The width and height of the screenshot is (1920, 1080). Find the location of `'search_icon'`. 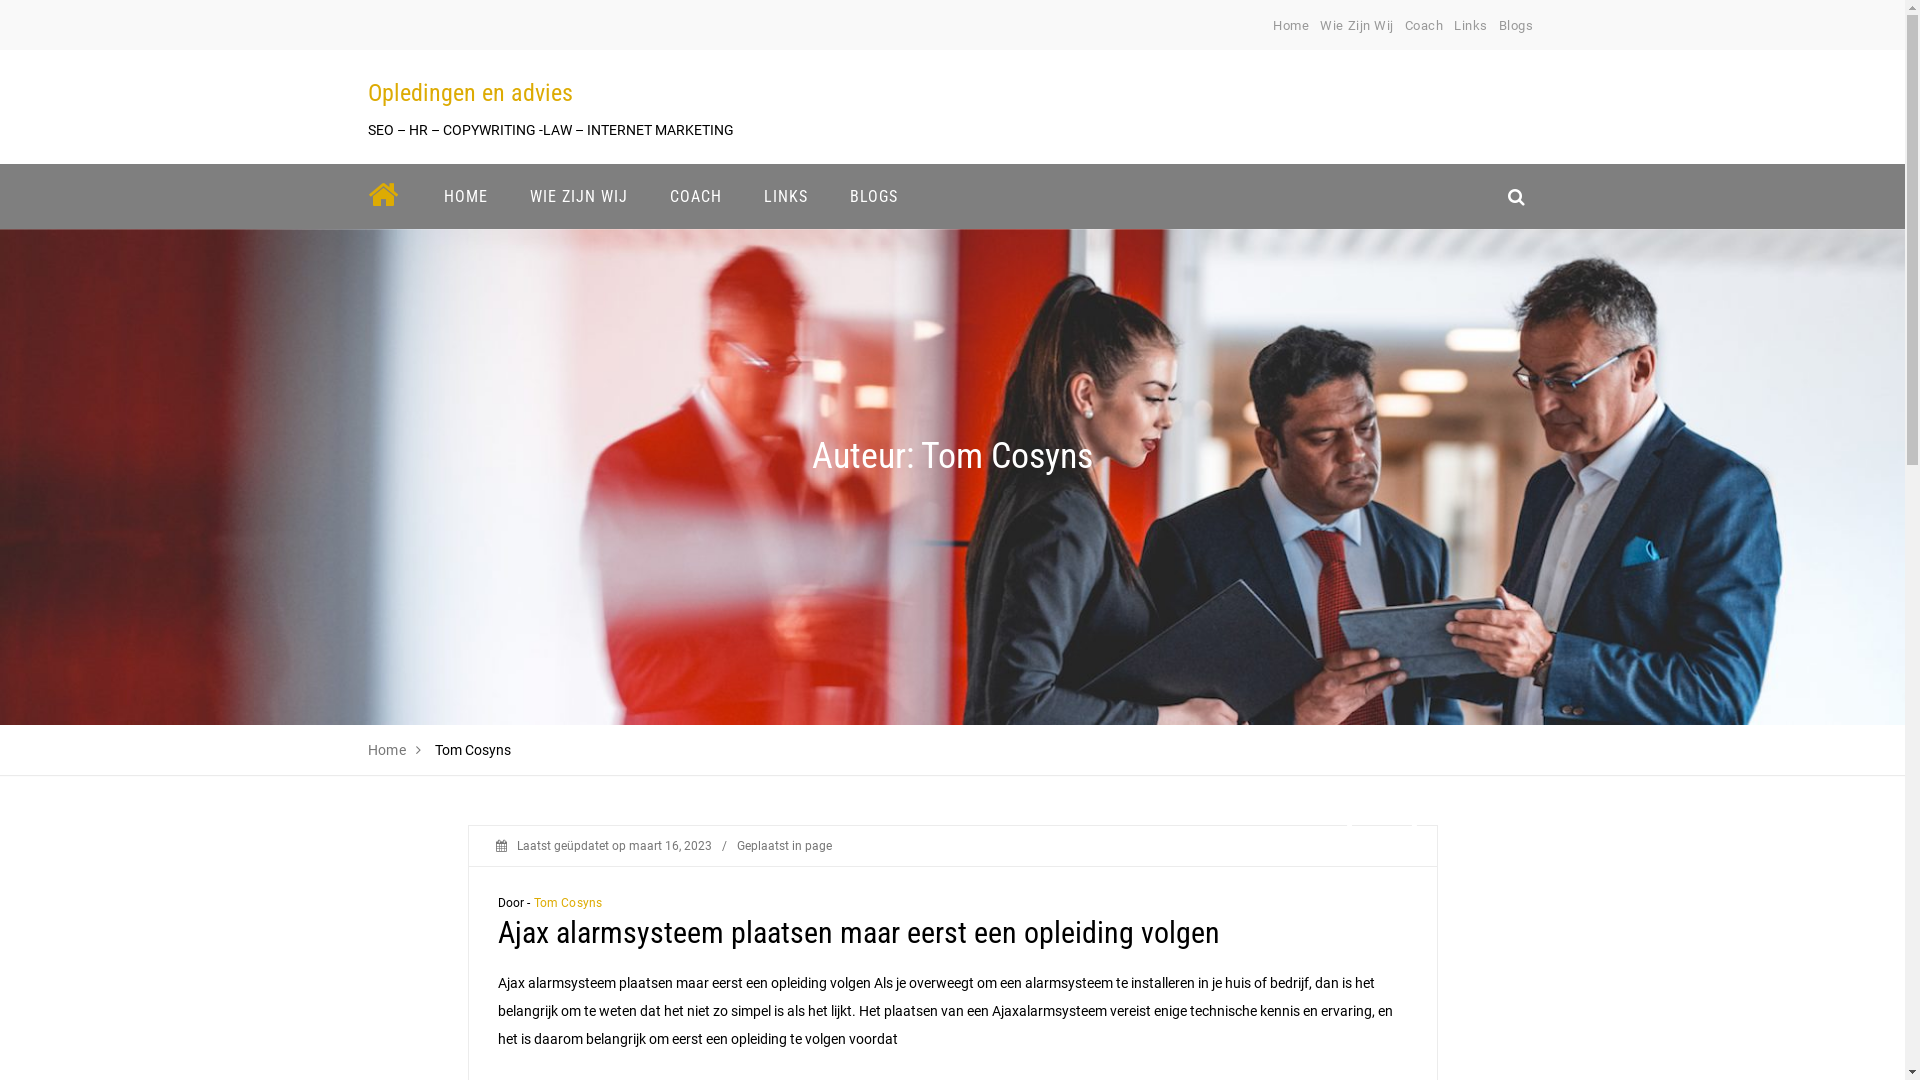

'search_icon' is located at coordinates (1515, 196).